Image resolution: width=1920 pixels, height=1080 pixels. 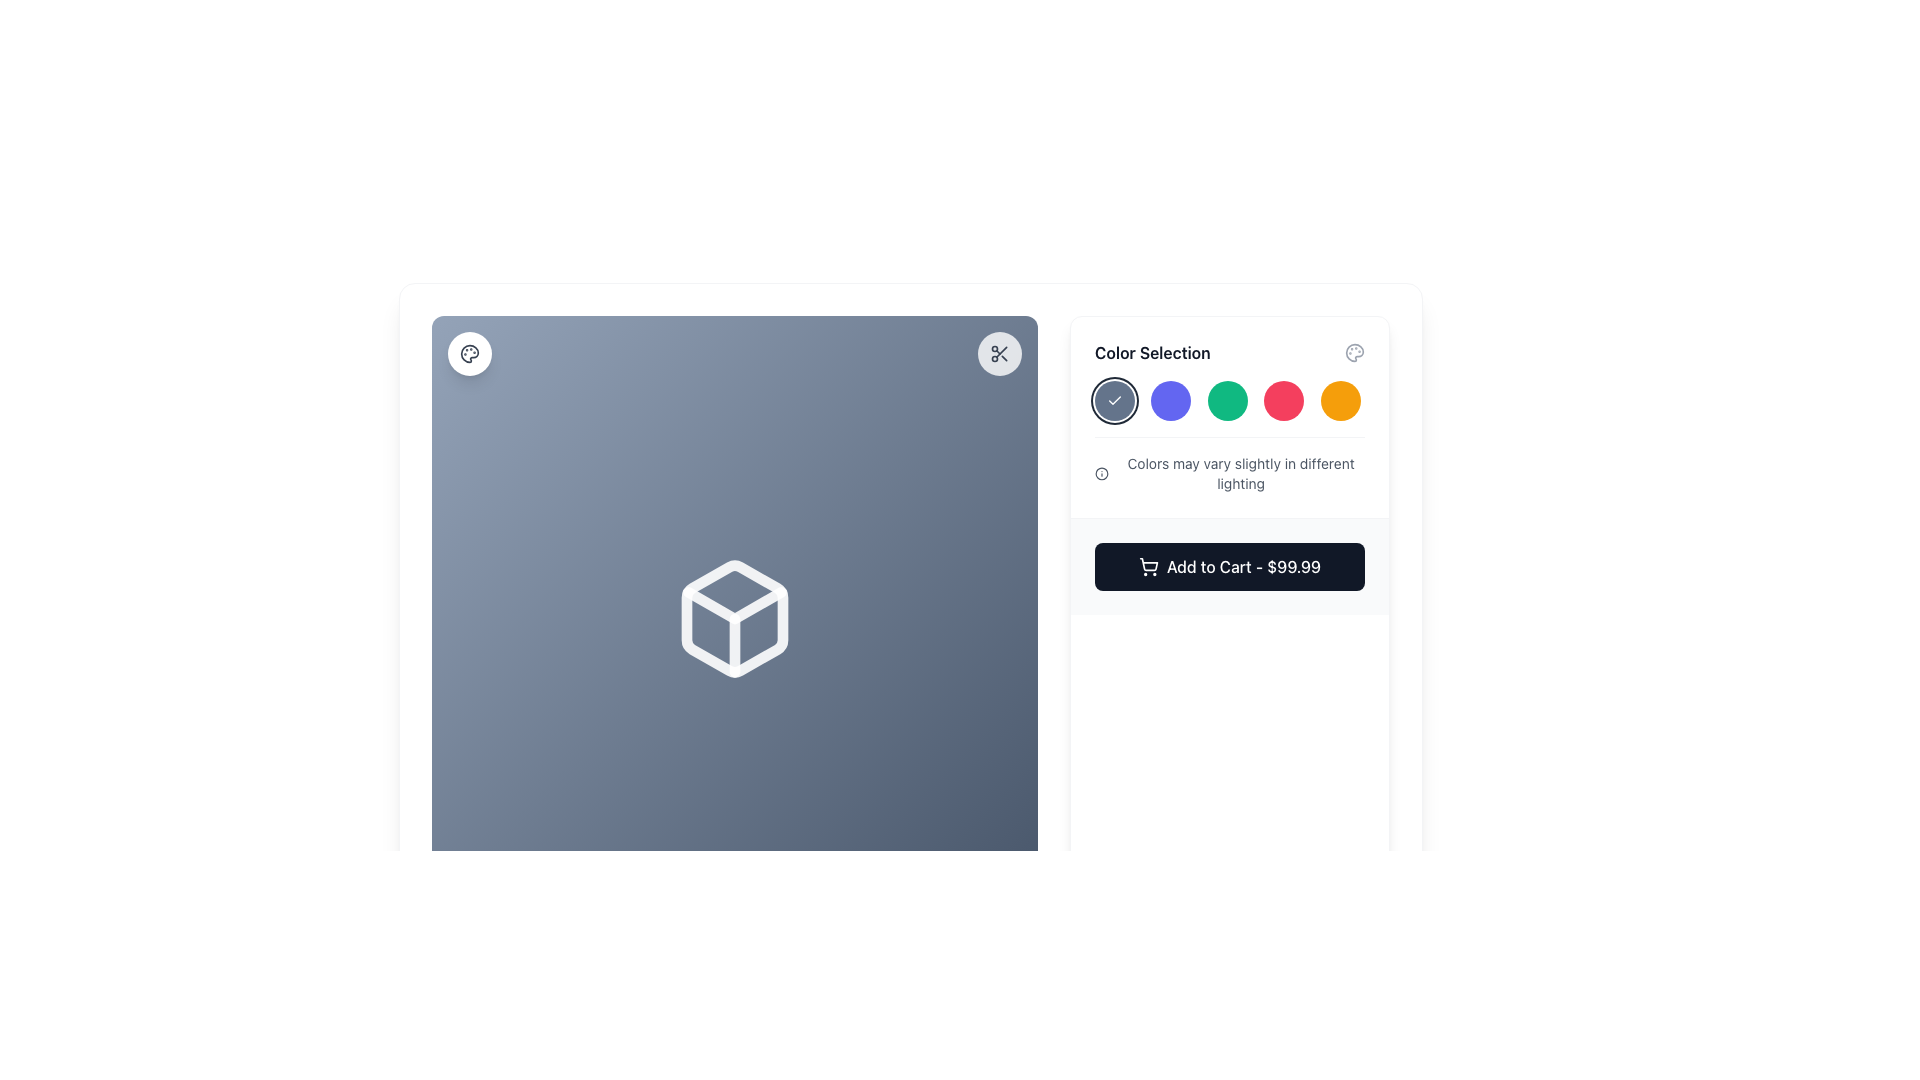 I want to click on the 'Add to Cart - $99.99' button with a dark background and shopping cart icon, so click(x=1228, y=566).